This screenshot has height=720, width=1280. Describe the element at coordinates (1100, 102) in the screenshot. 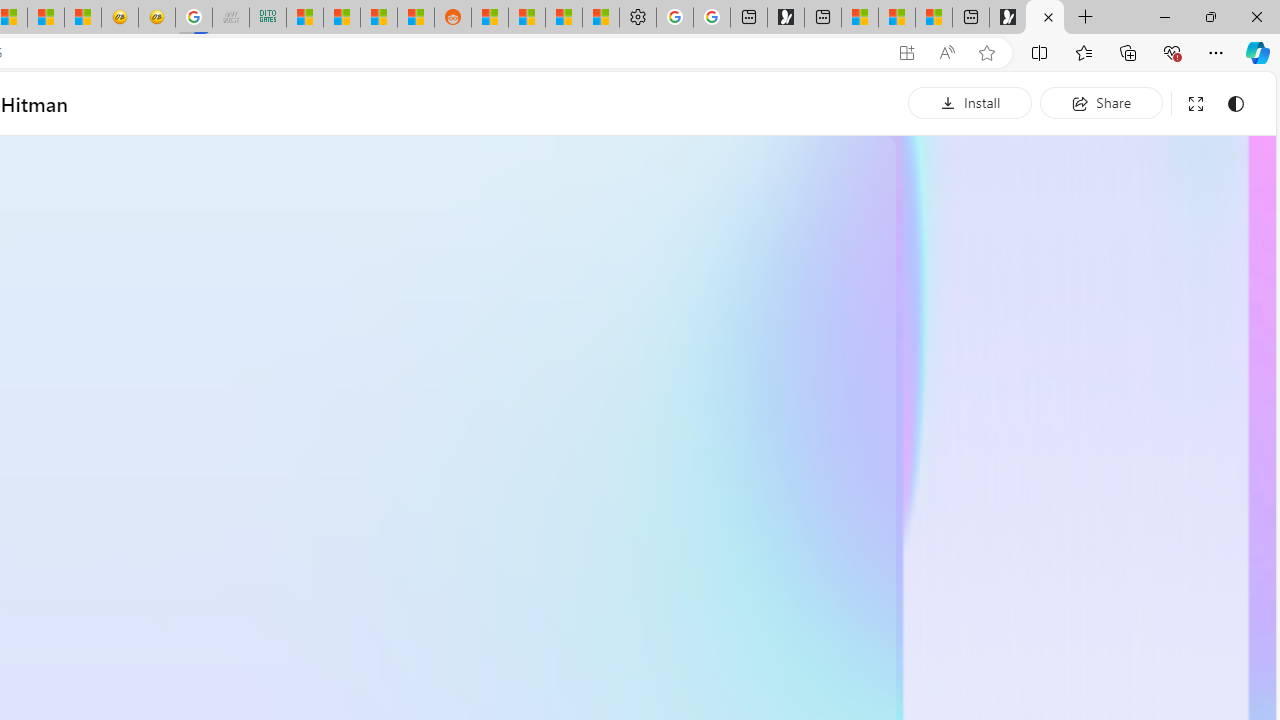

I see `'Share'` at that location.